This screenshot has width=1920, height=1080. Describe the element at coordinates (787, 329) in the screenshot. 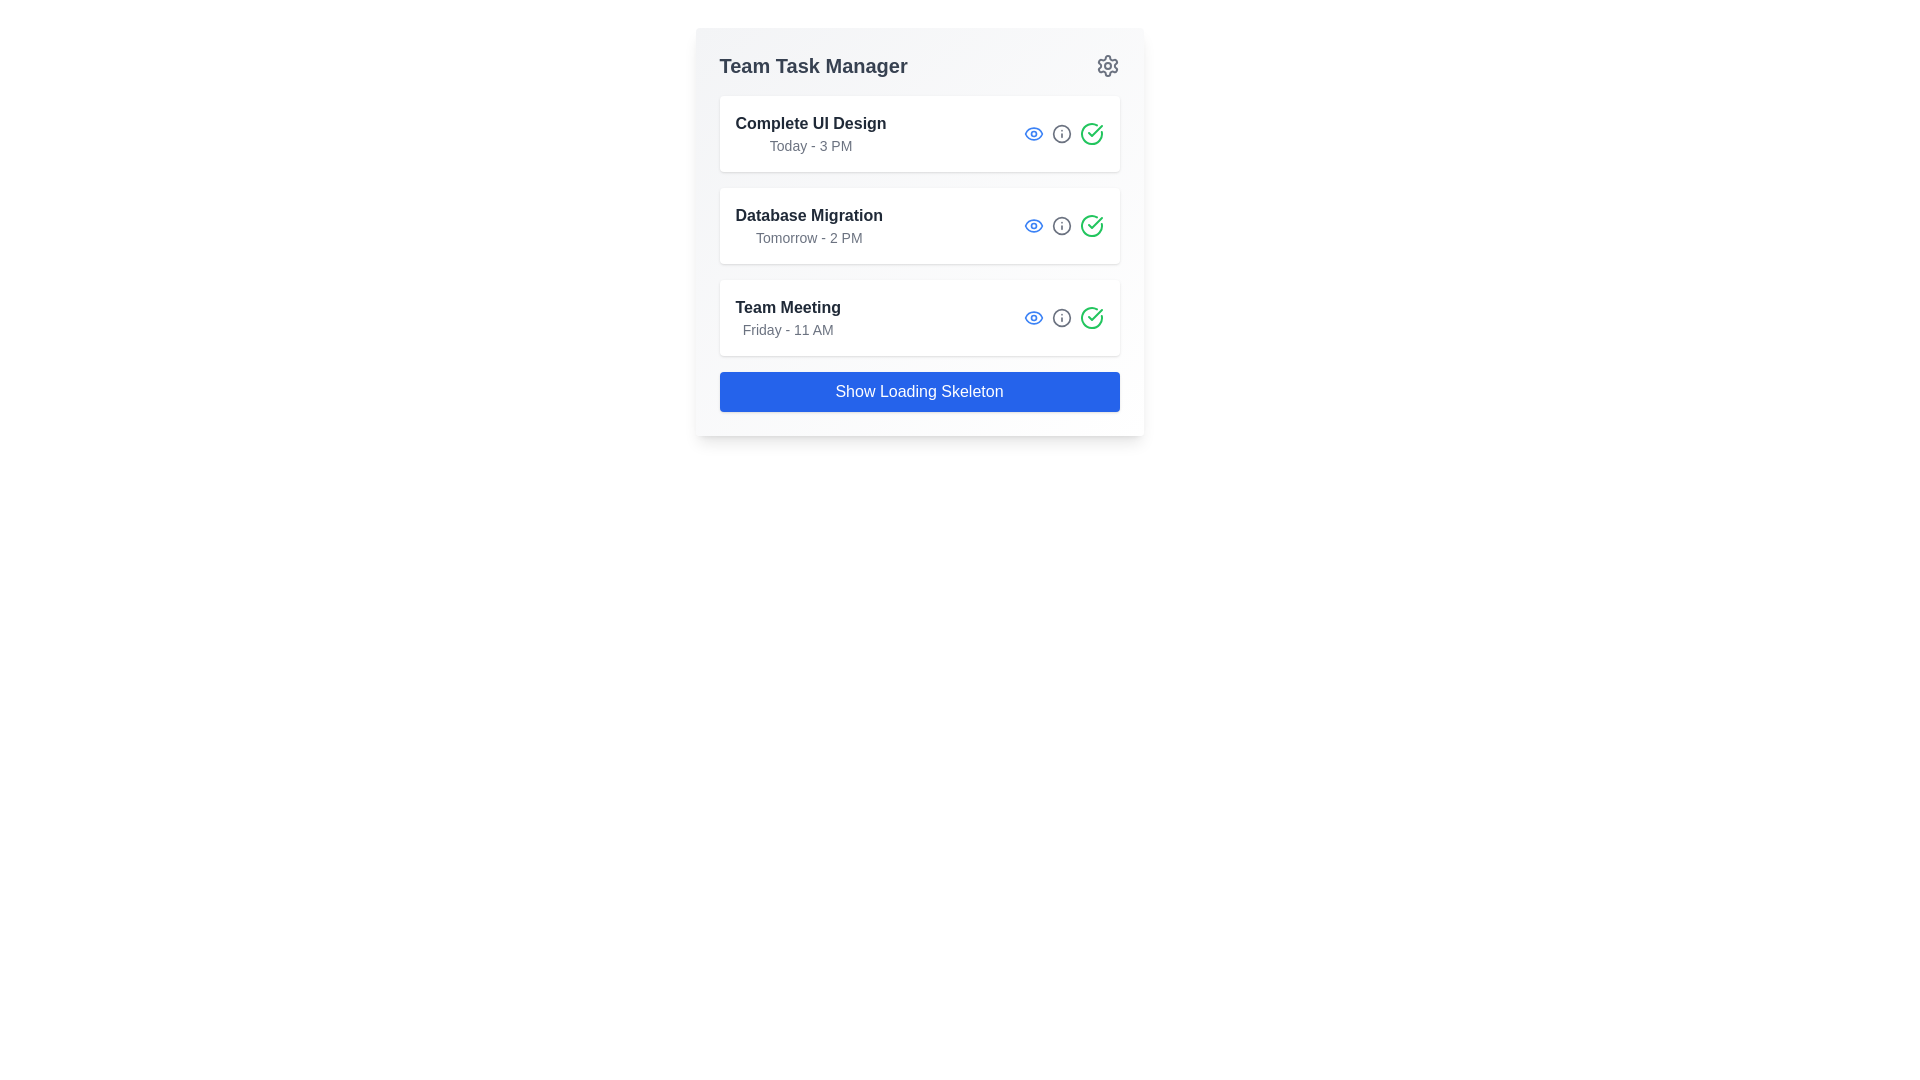

I see `the text label displaying 'Friday - 11 AM', which is styled in a small, gray font and positioned beneath the 'Team Meeting' title` at that location.